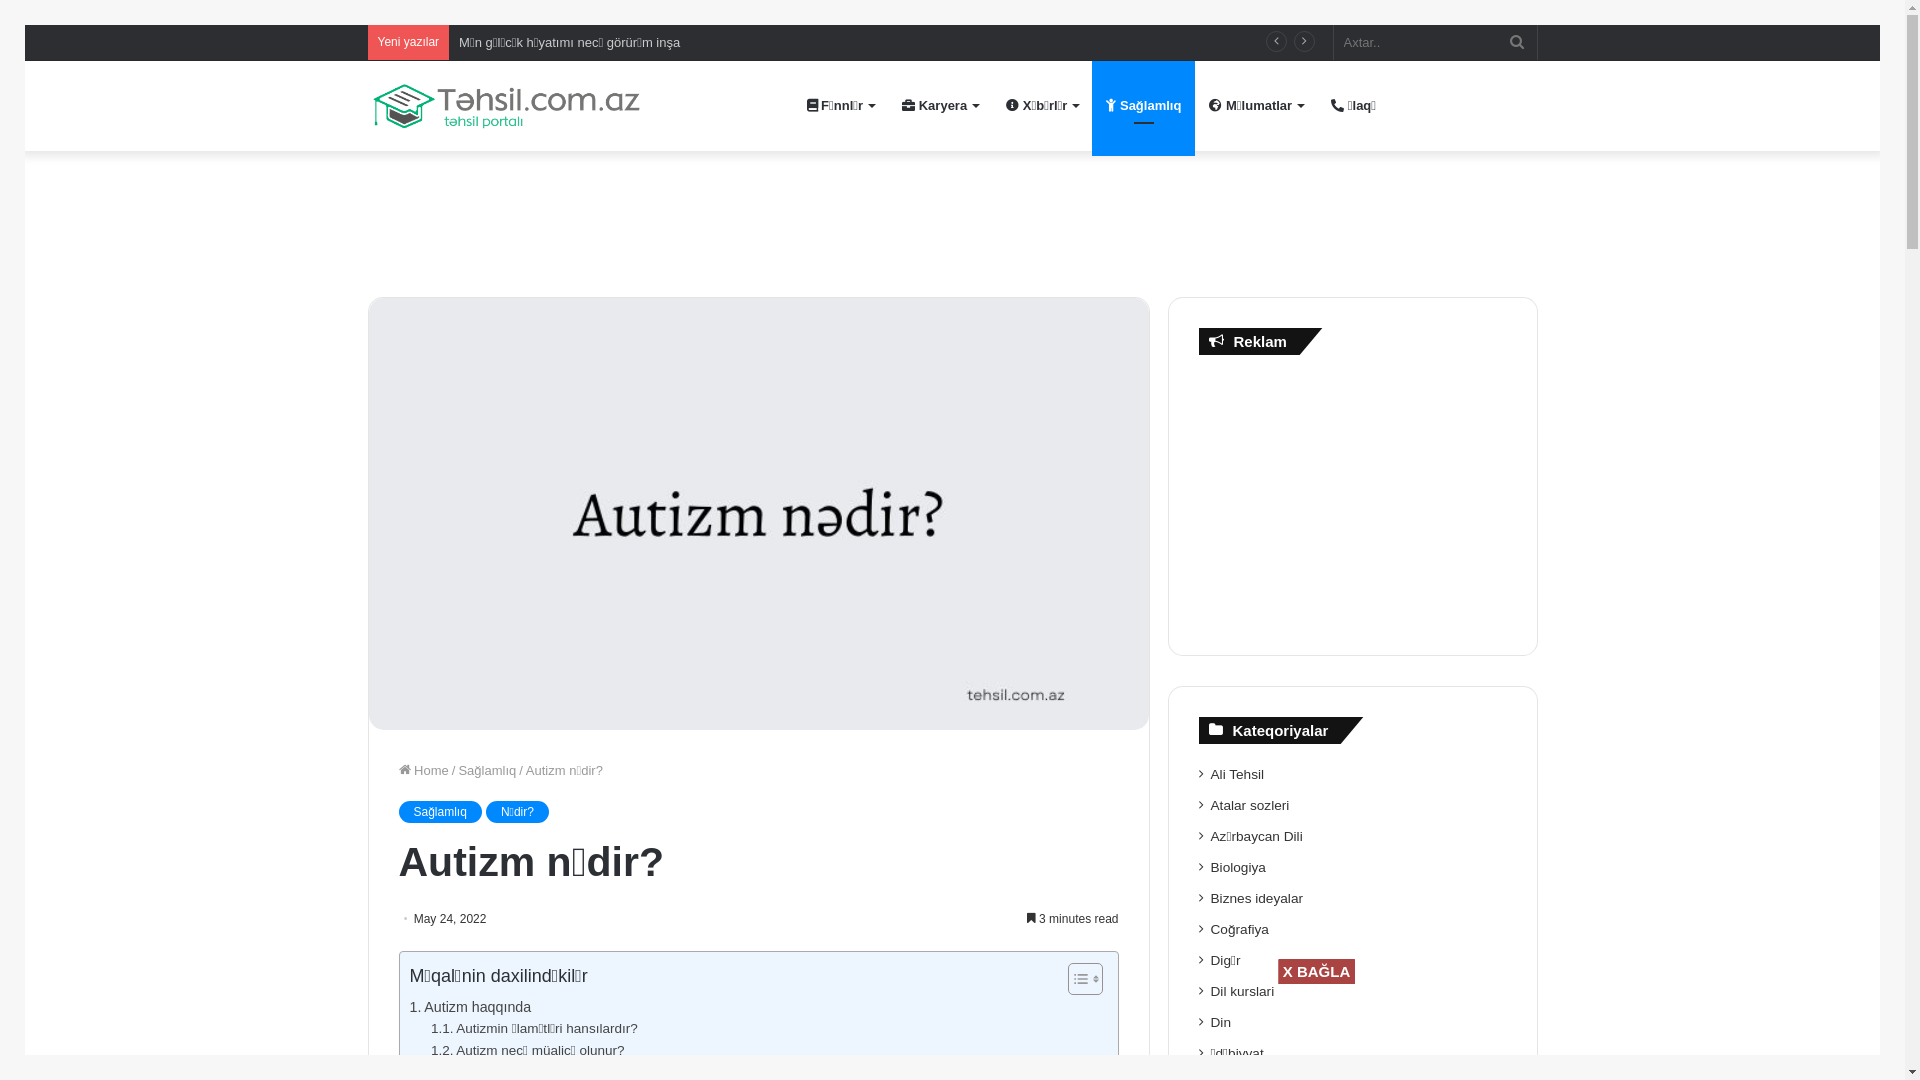 Image resolution: width=1920 pixels, height=1080 pixels. I want to click on 'Atalar sozleri', so click(1249, 804).